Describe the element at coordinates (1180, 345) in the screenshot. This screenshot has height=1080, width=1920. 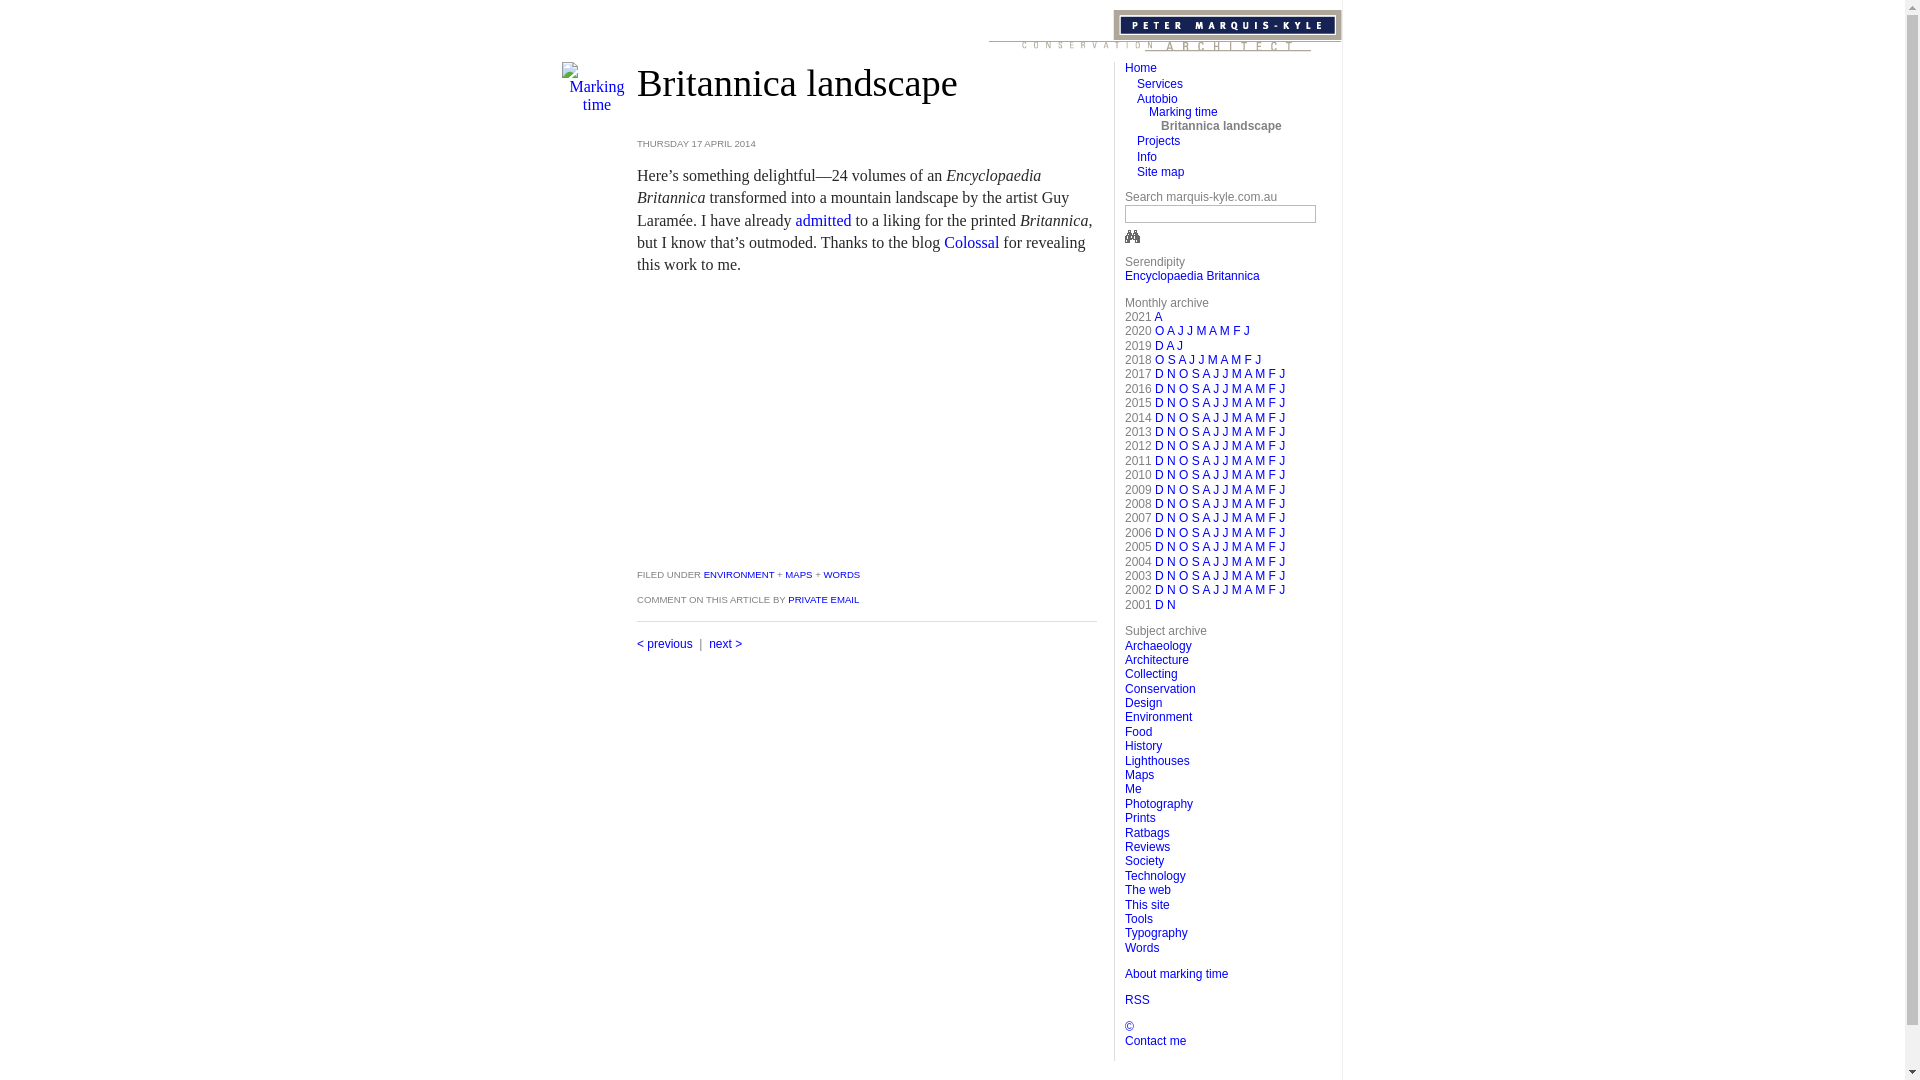
I see `'J'` at that location.